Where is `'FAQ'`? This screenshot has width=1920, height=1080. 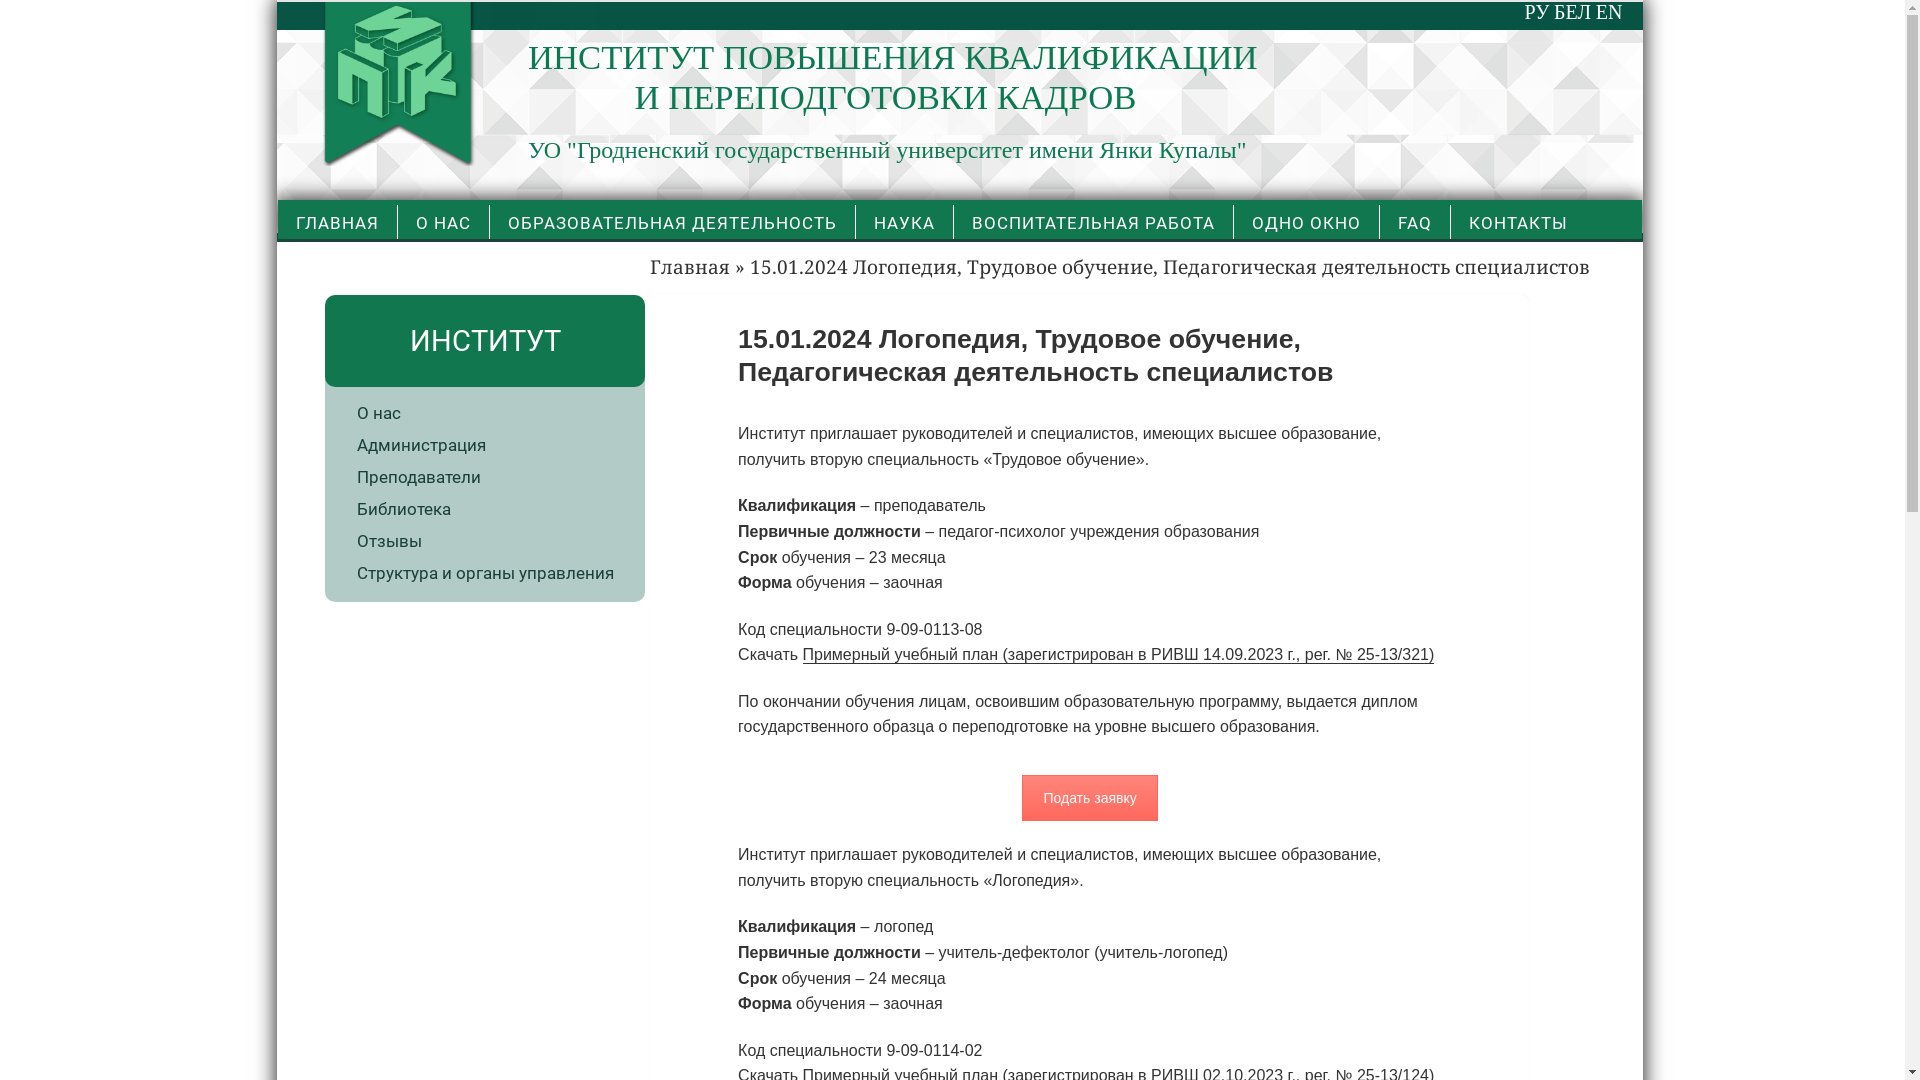
'FAQ' is located at coordinates (1414, 222).